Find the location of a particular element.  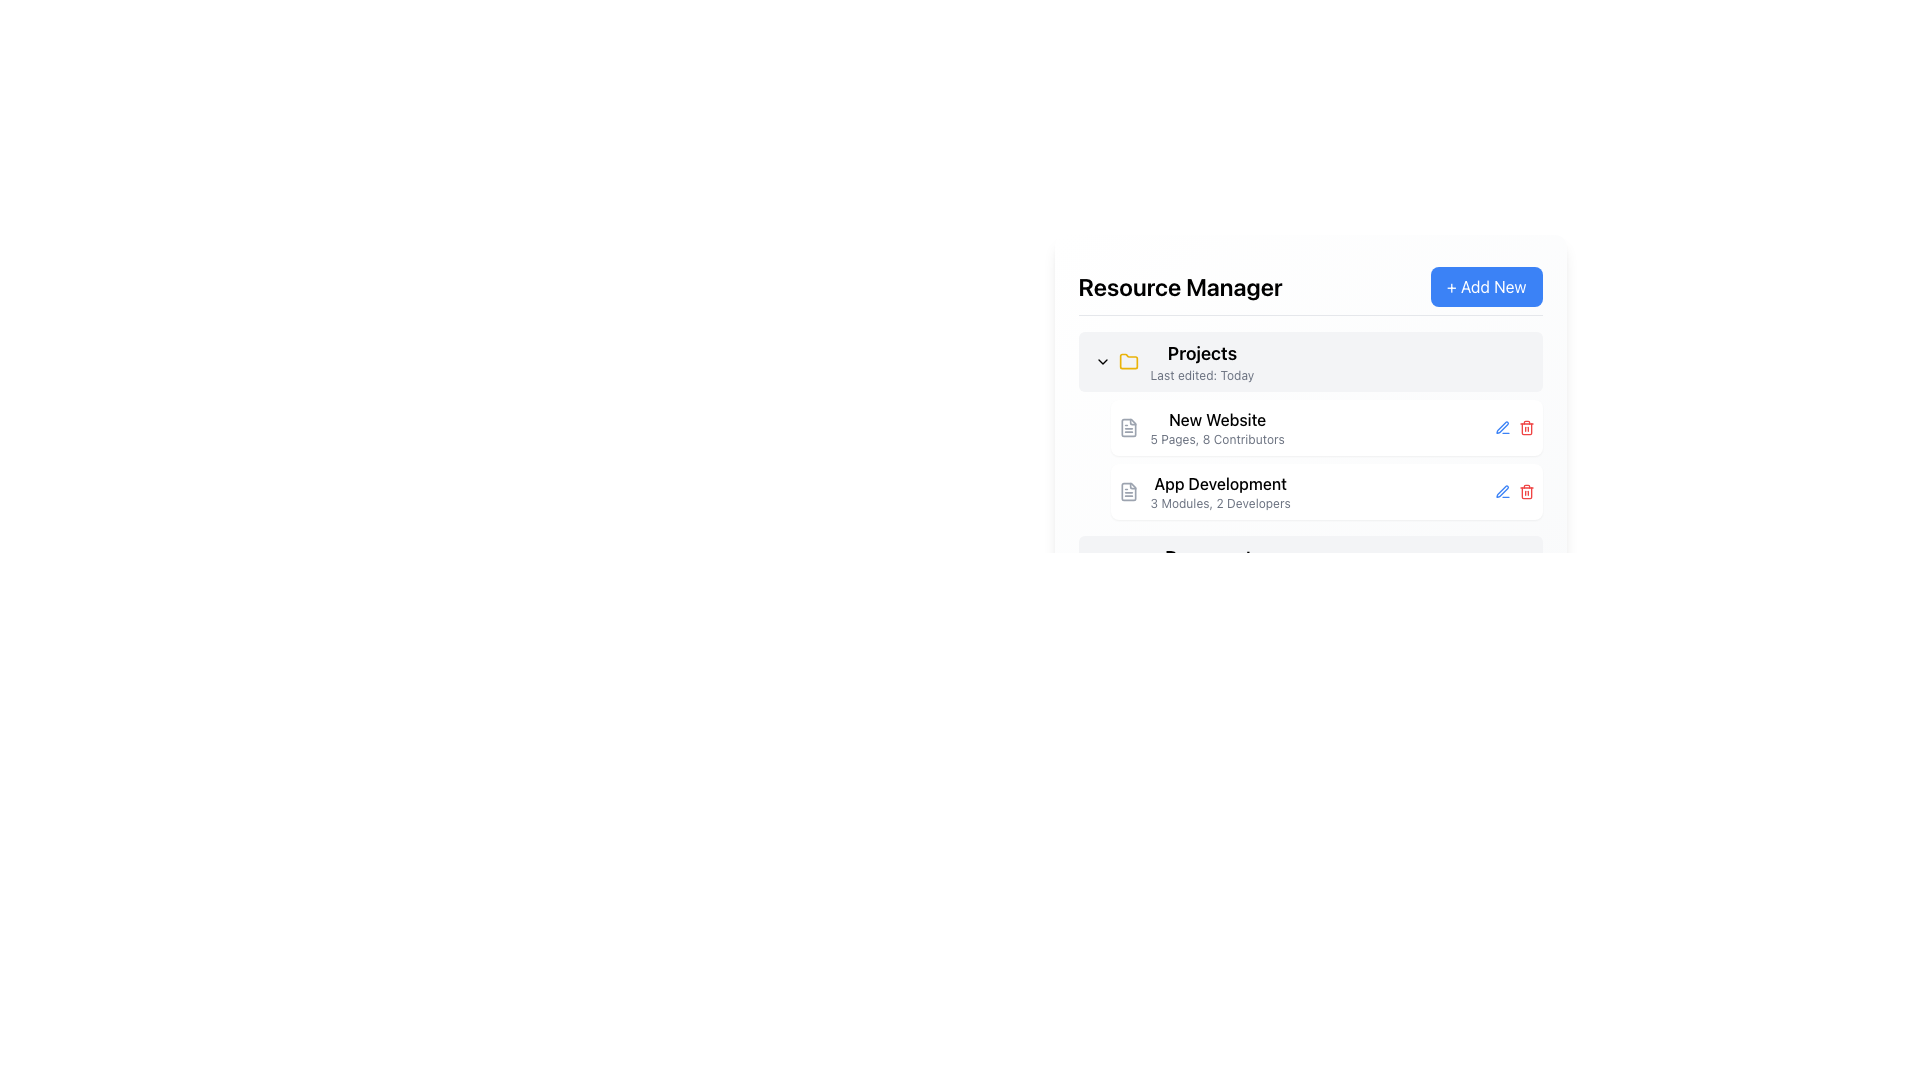

text content of the 'App Development' label located in the second entry of the 'Projects' section in the 'Resource Manager' interface, positioned below the 'New Website' entry is located at coordinates (1219, 483).